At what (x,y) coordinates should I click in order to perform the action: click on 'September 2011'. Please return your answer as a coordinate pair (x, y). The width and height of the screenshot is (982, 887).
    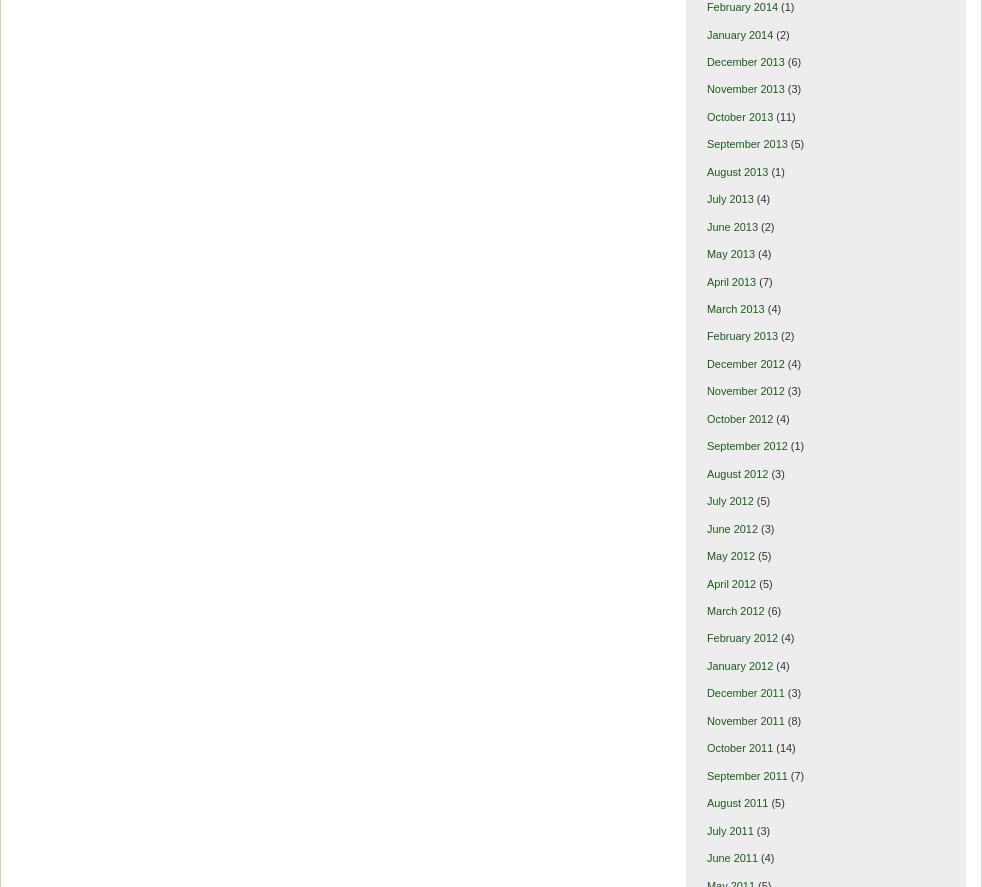
    Looking at the image, I should click on (704, 773).